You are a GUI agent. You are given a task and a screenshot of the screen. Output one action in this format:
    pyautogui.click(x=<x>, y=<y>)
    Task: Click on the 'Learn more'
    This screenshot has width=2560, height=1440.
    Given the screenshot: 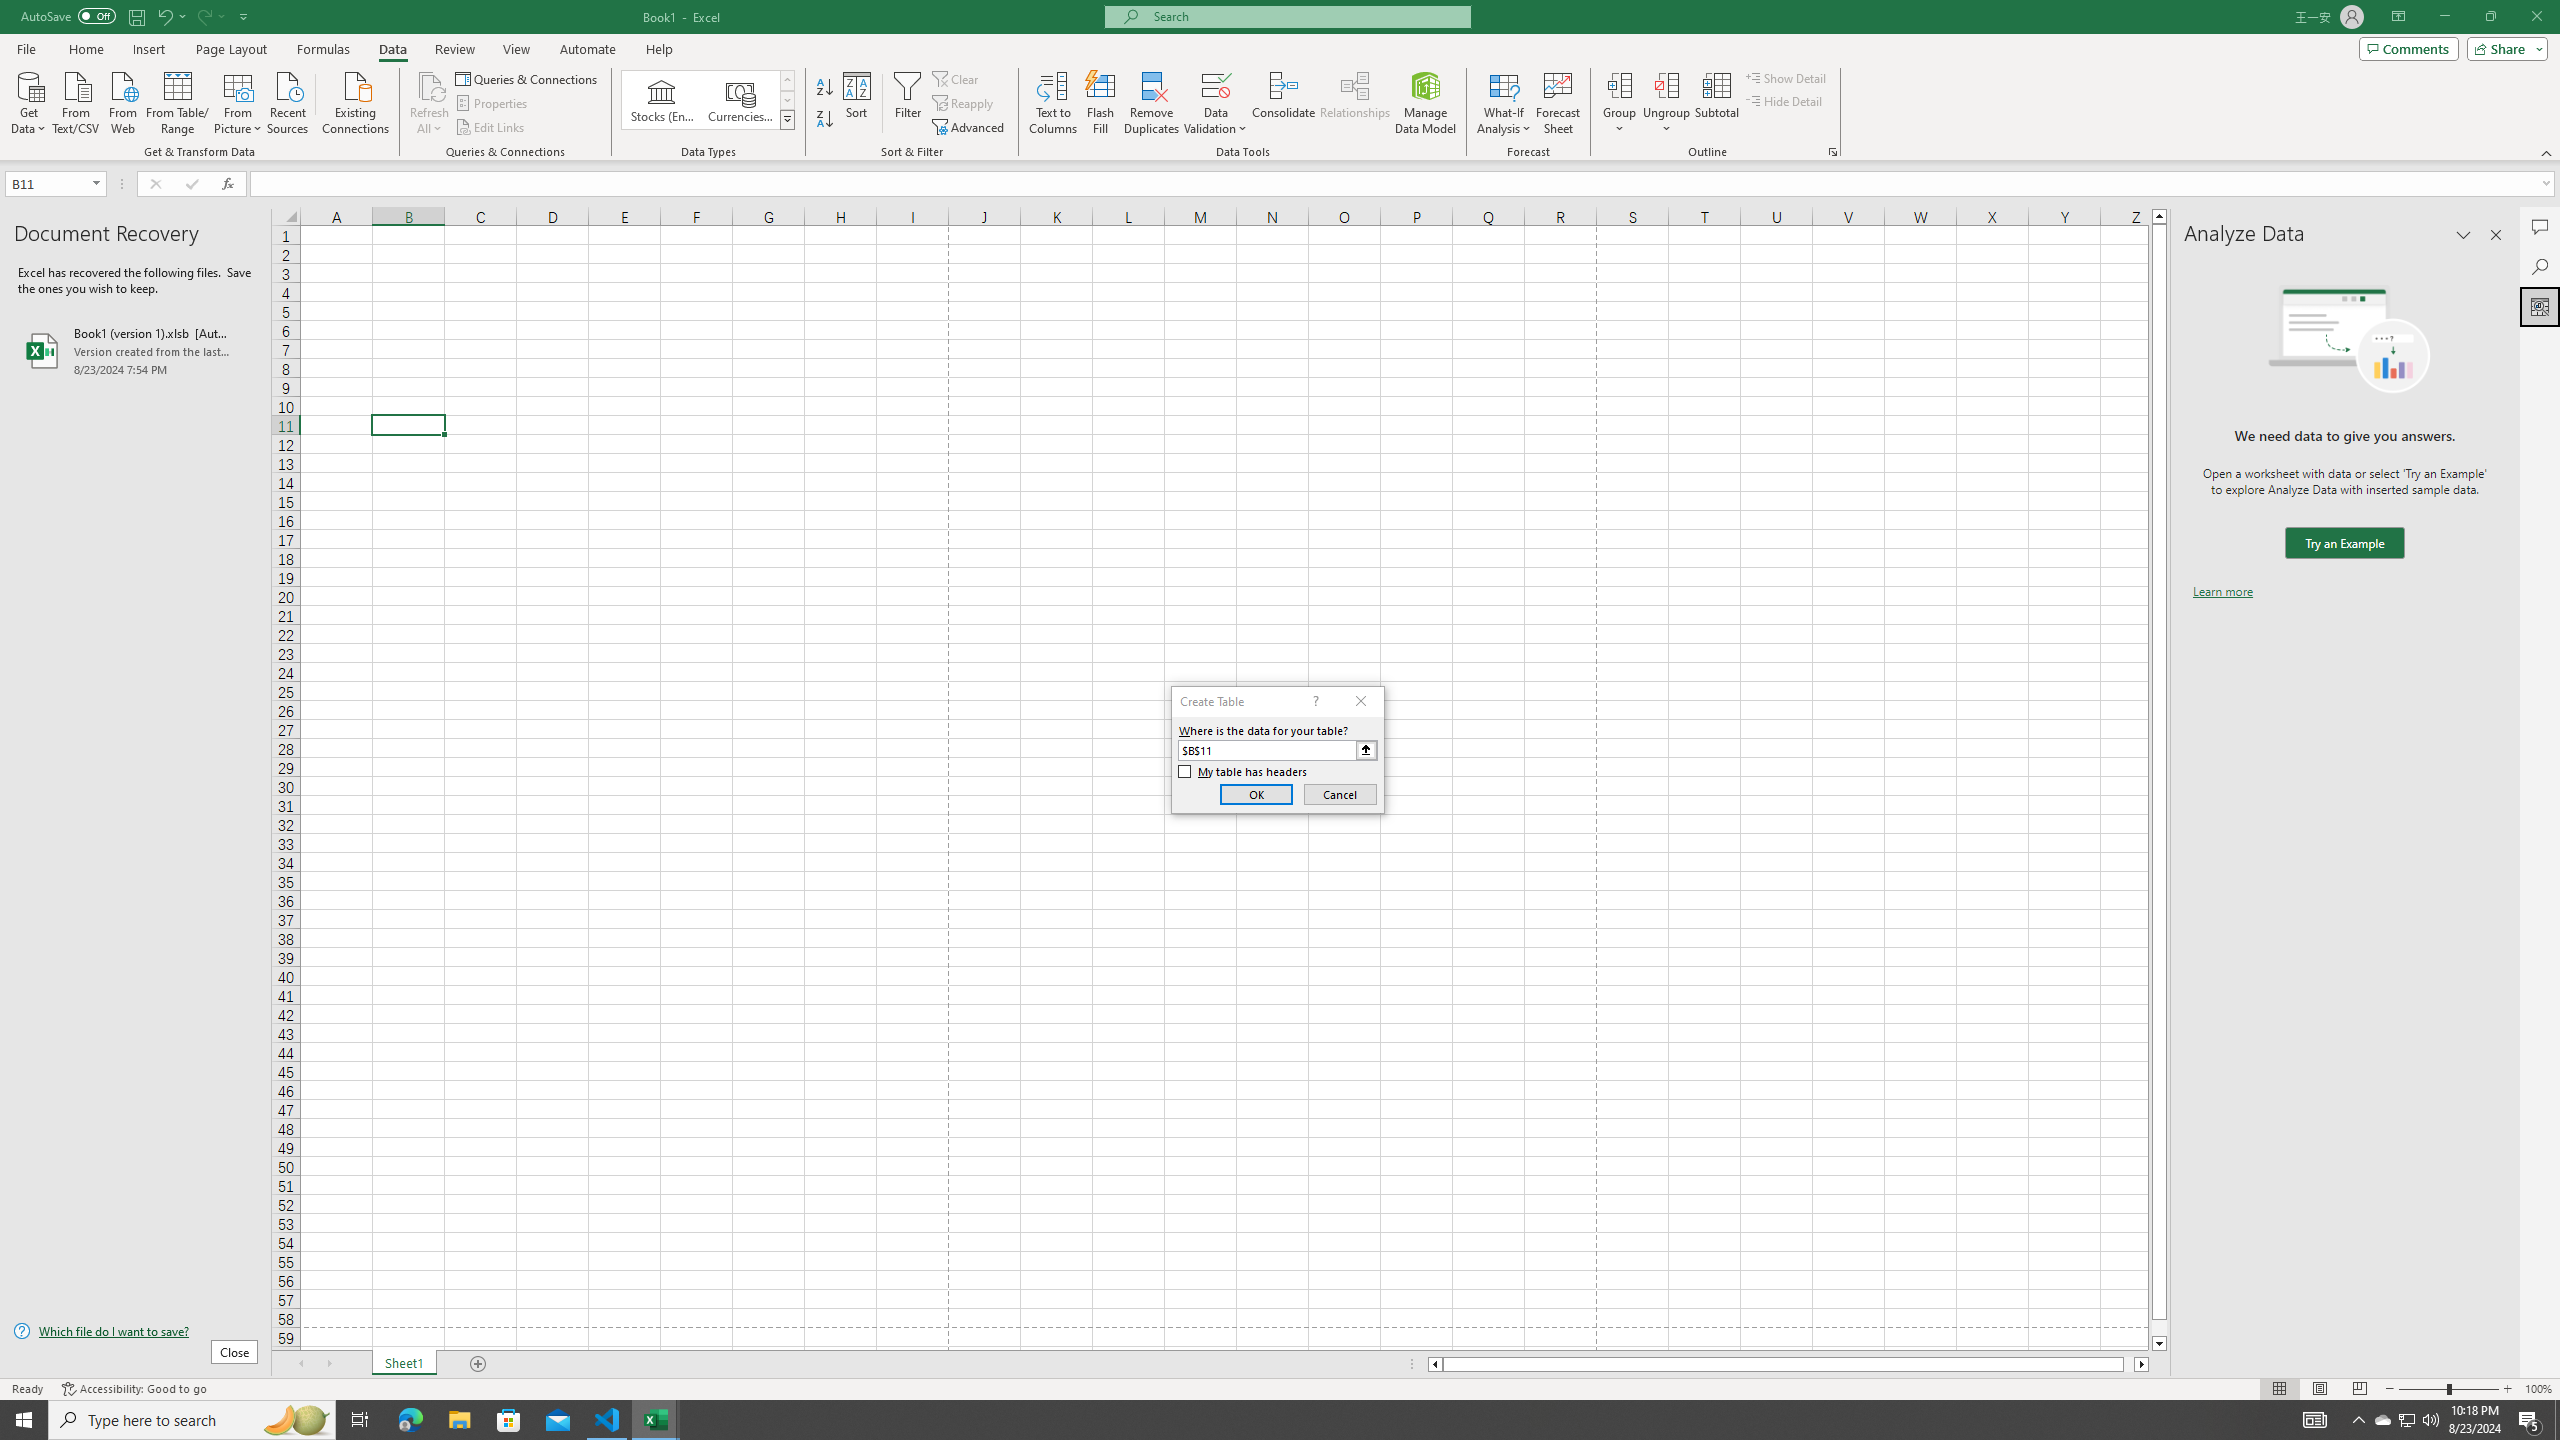 What is the action you would take?
    pyautogui.click(x=2222, y=590)
    